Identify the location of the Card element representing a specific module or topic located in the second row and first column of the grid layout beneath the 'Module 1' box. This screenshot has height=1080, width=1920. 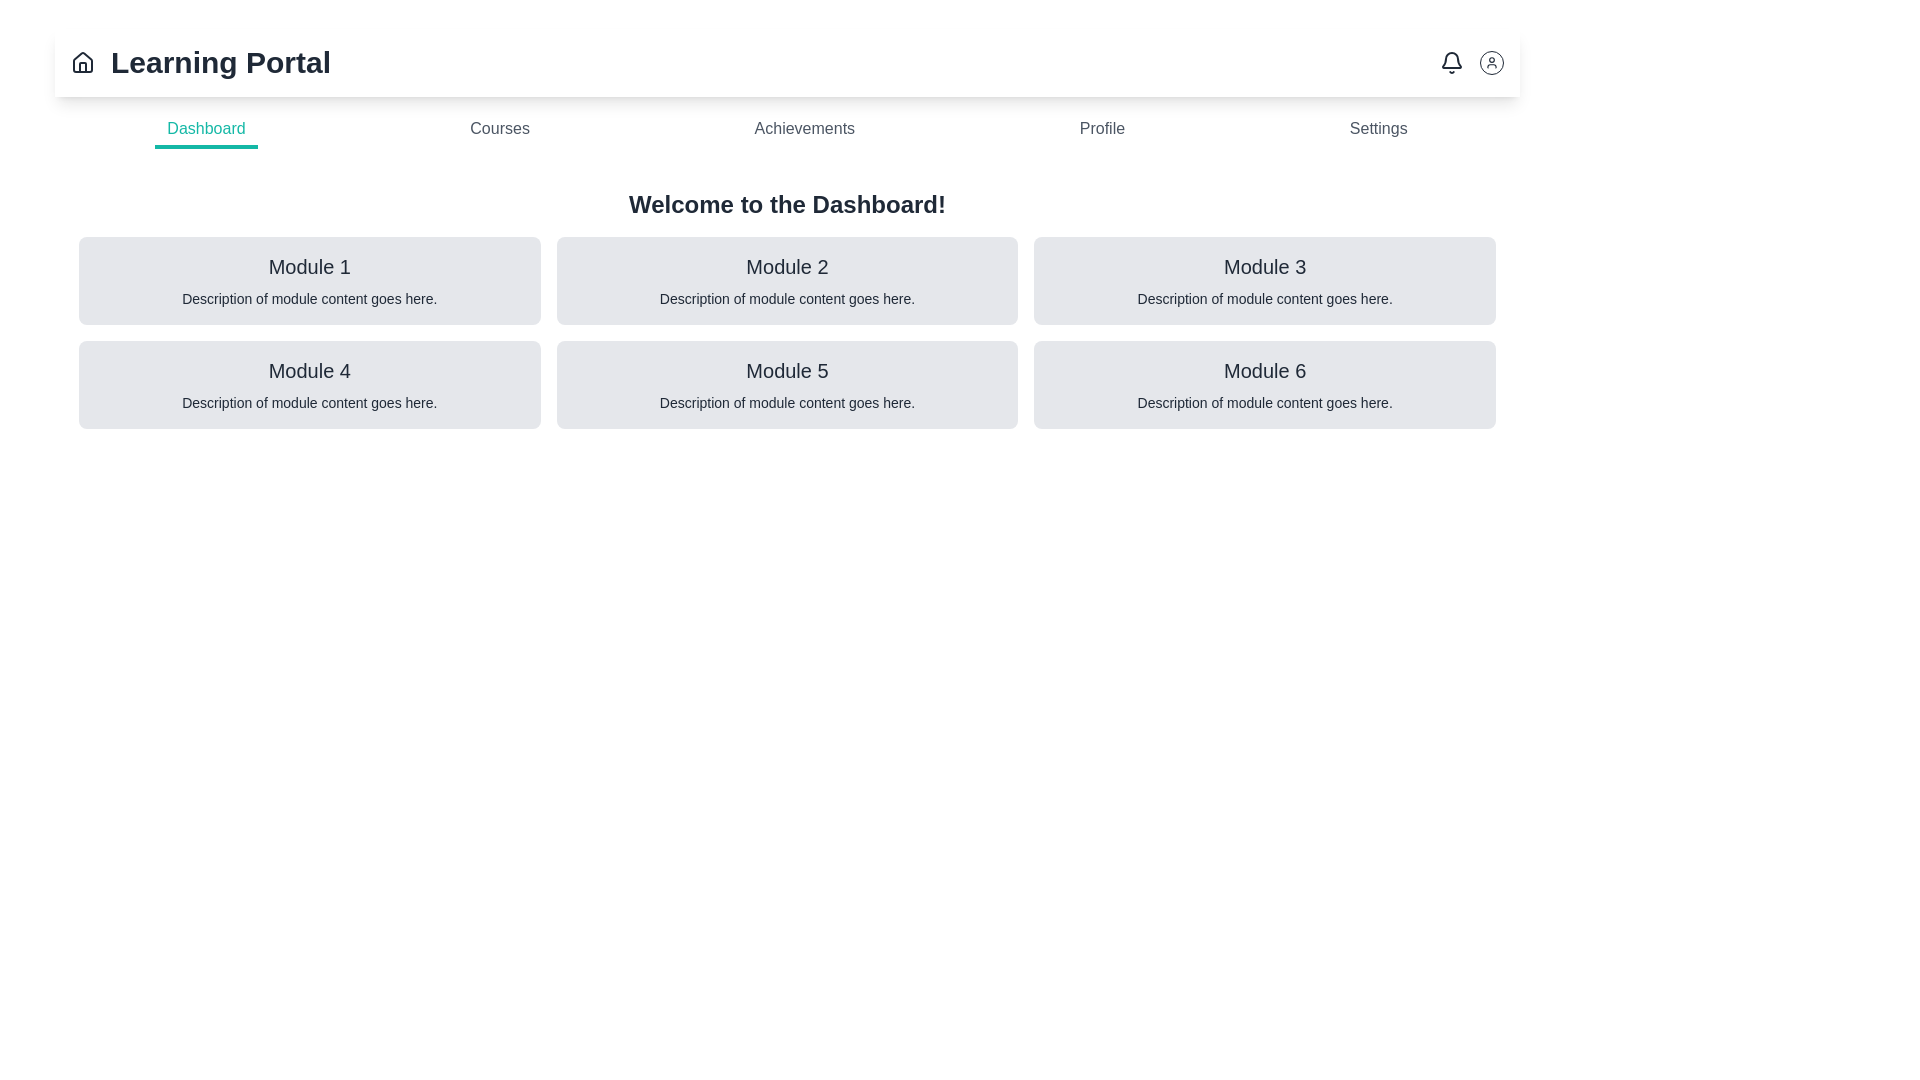
(308, 385).